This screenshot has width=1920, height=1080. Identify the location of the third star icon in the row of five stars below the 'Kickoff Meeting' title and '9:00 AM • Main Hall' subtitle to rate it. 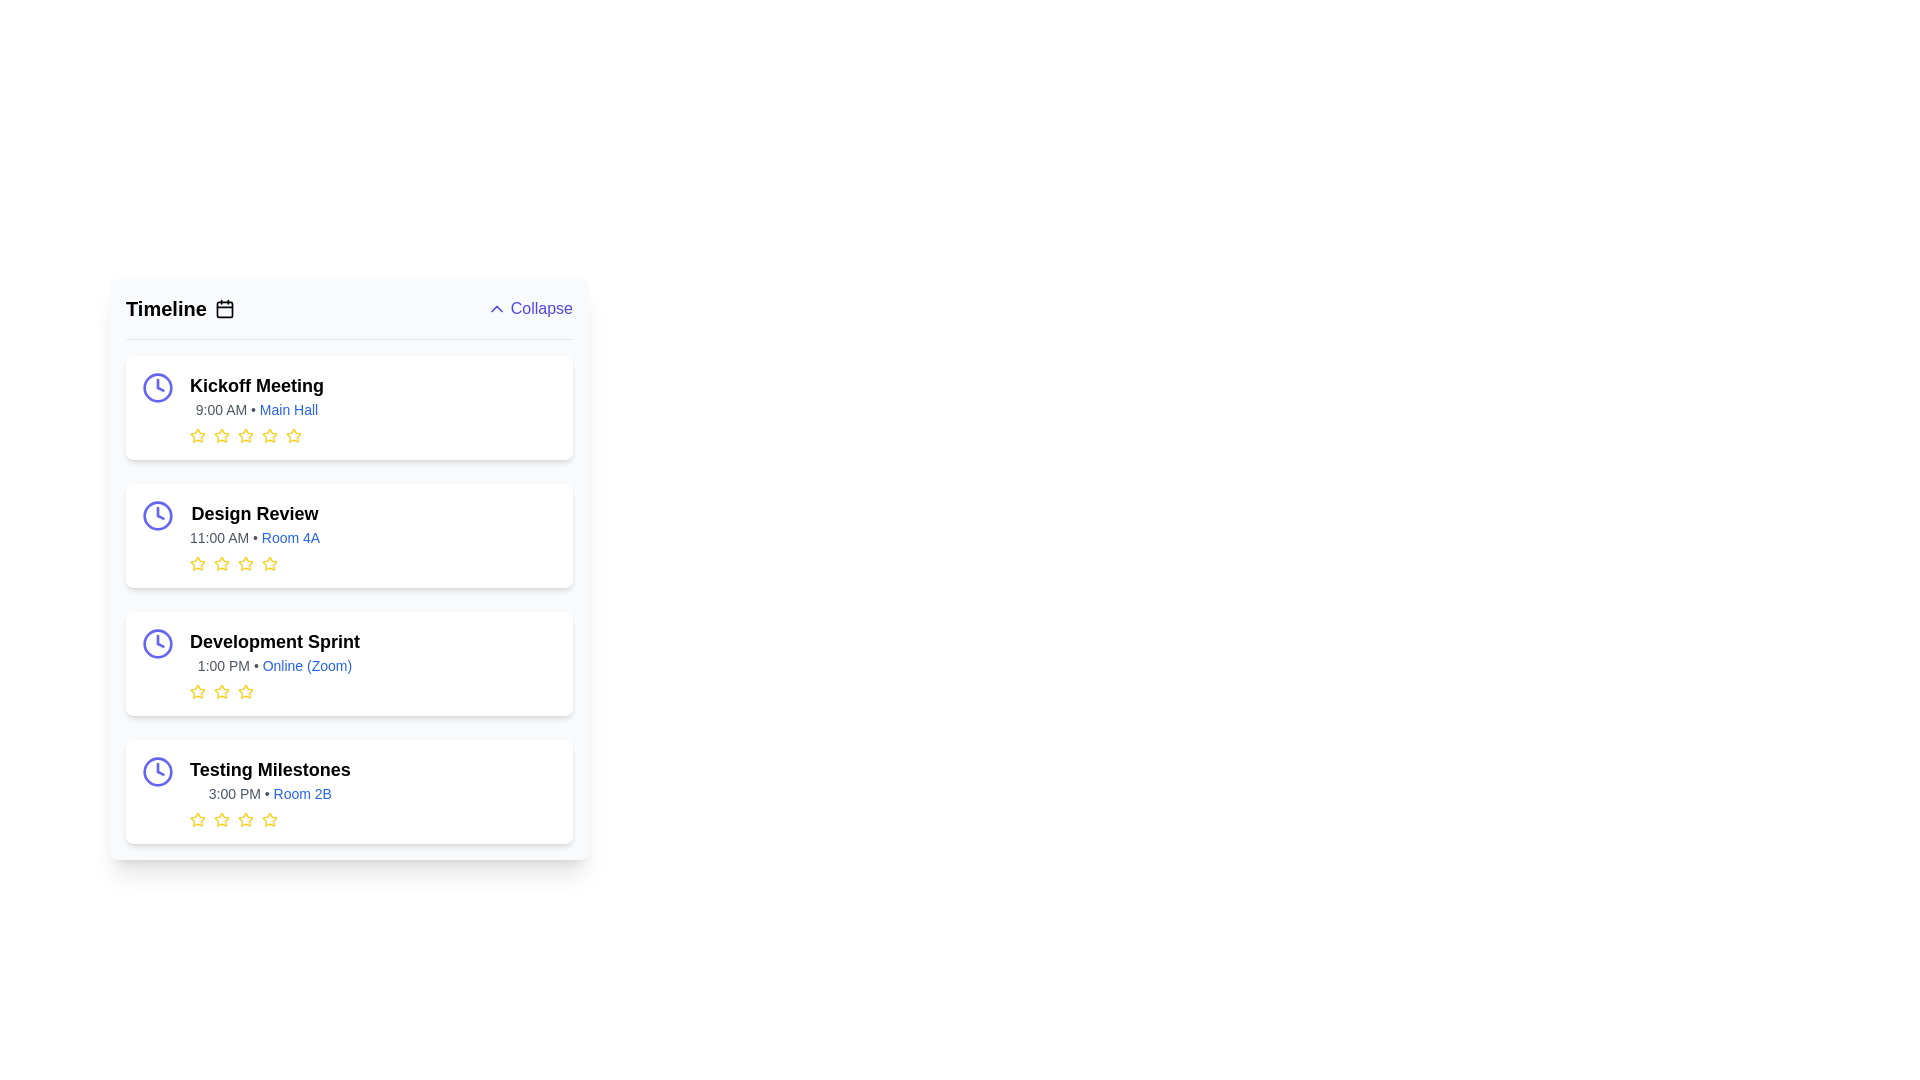
(256, 434).